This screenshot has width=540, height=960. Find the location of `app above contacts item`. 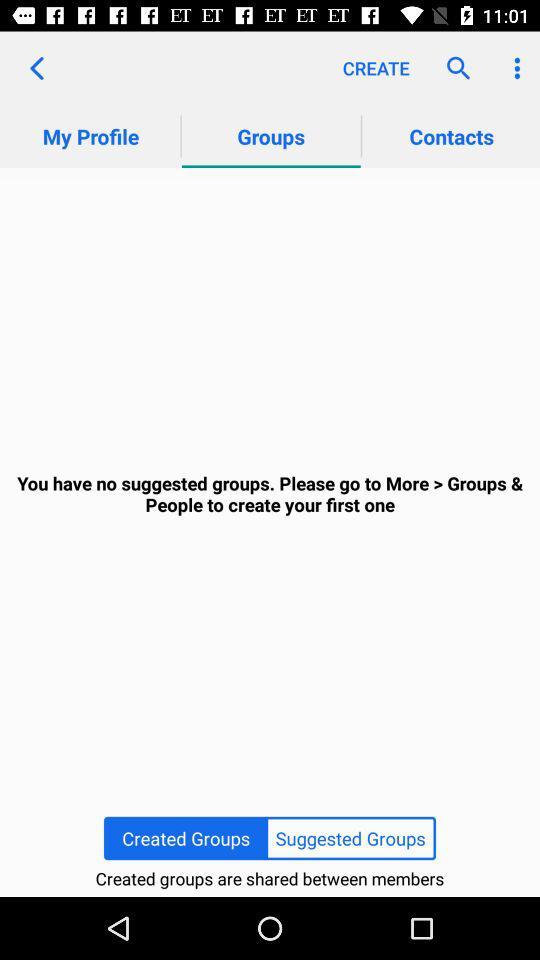

app above contacts item is located at coordinates (513, 68).